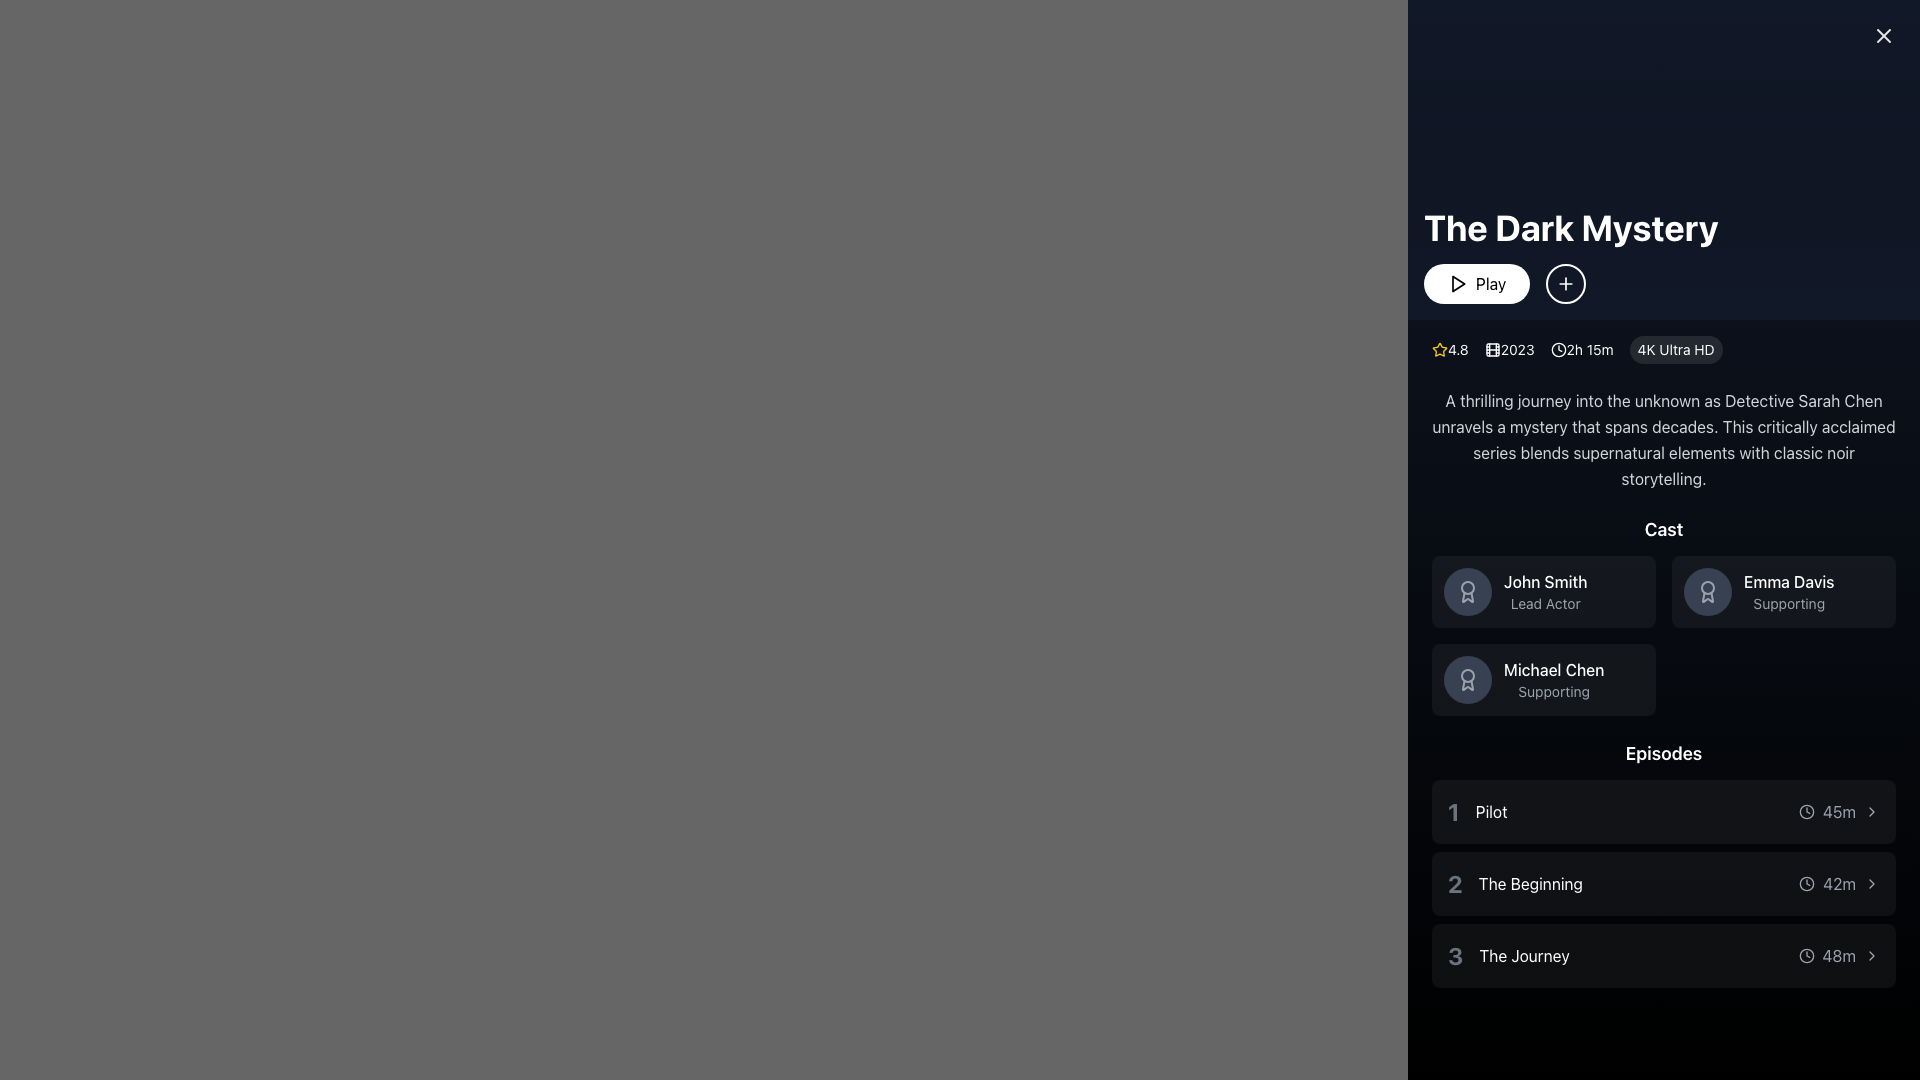  What do you see at coordinates (1453, 812) in the screenshot?
I see `the content of the numerical label indicating the episode number located in the episode list under 'Episodes', positioned directly to the left of the text label 'Pilot'` at bounding box center [1453, 812].